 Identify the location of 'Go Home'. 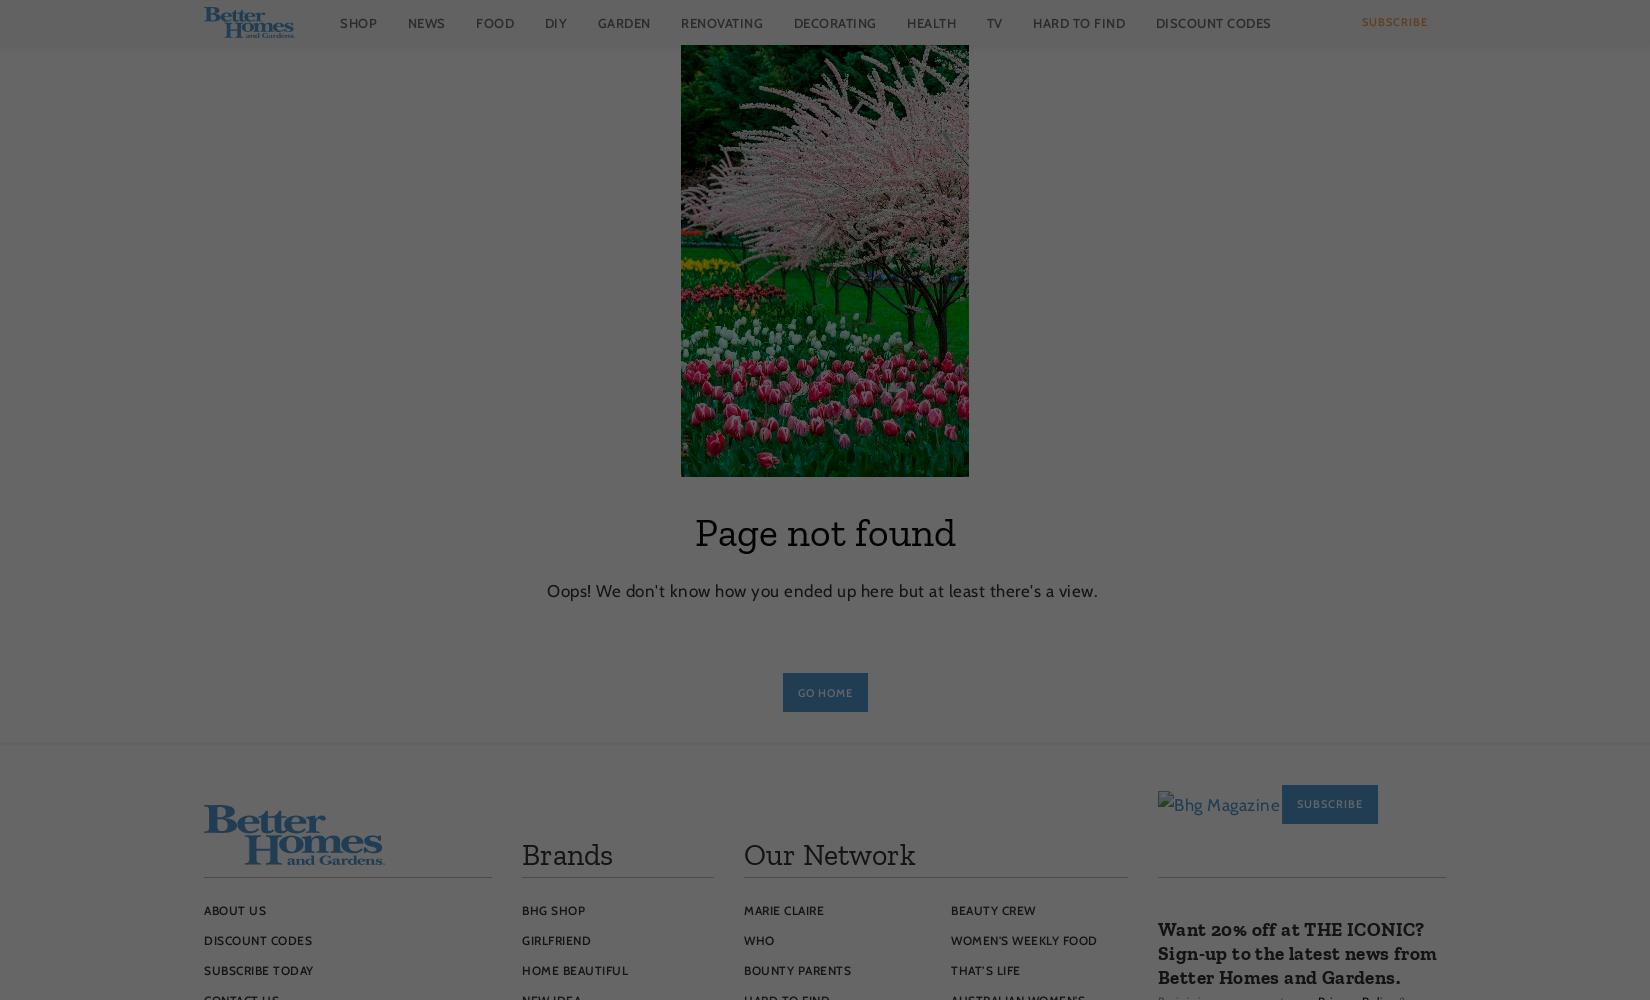
(795, 692).